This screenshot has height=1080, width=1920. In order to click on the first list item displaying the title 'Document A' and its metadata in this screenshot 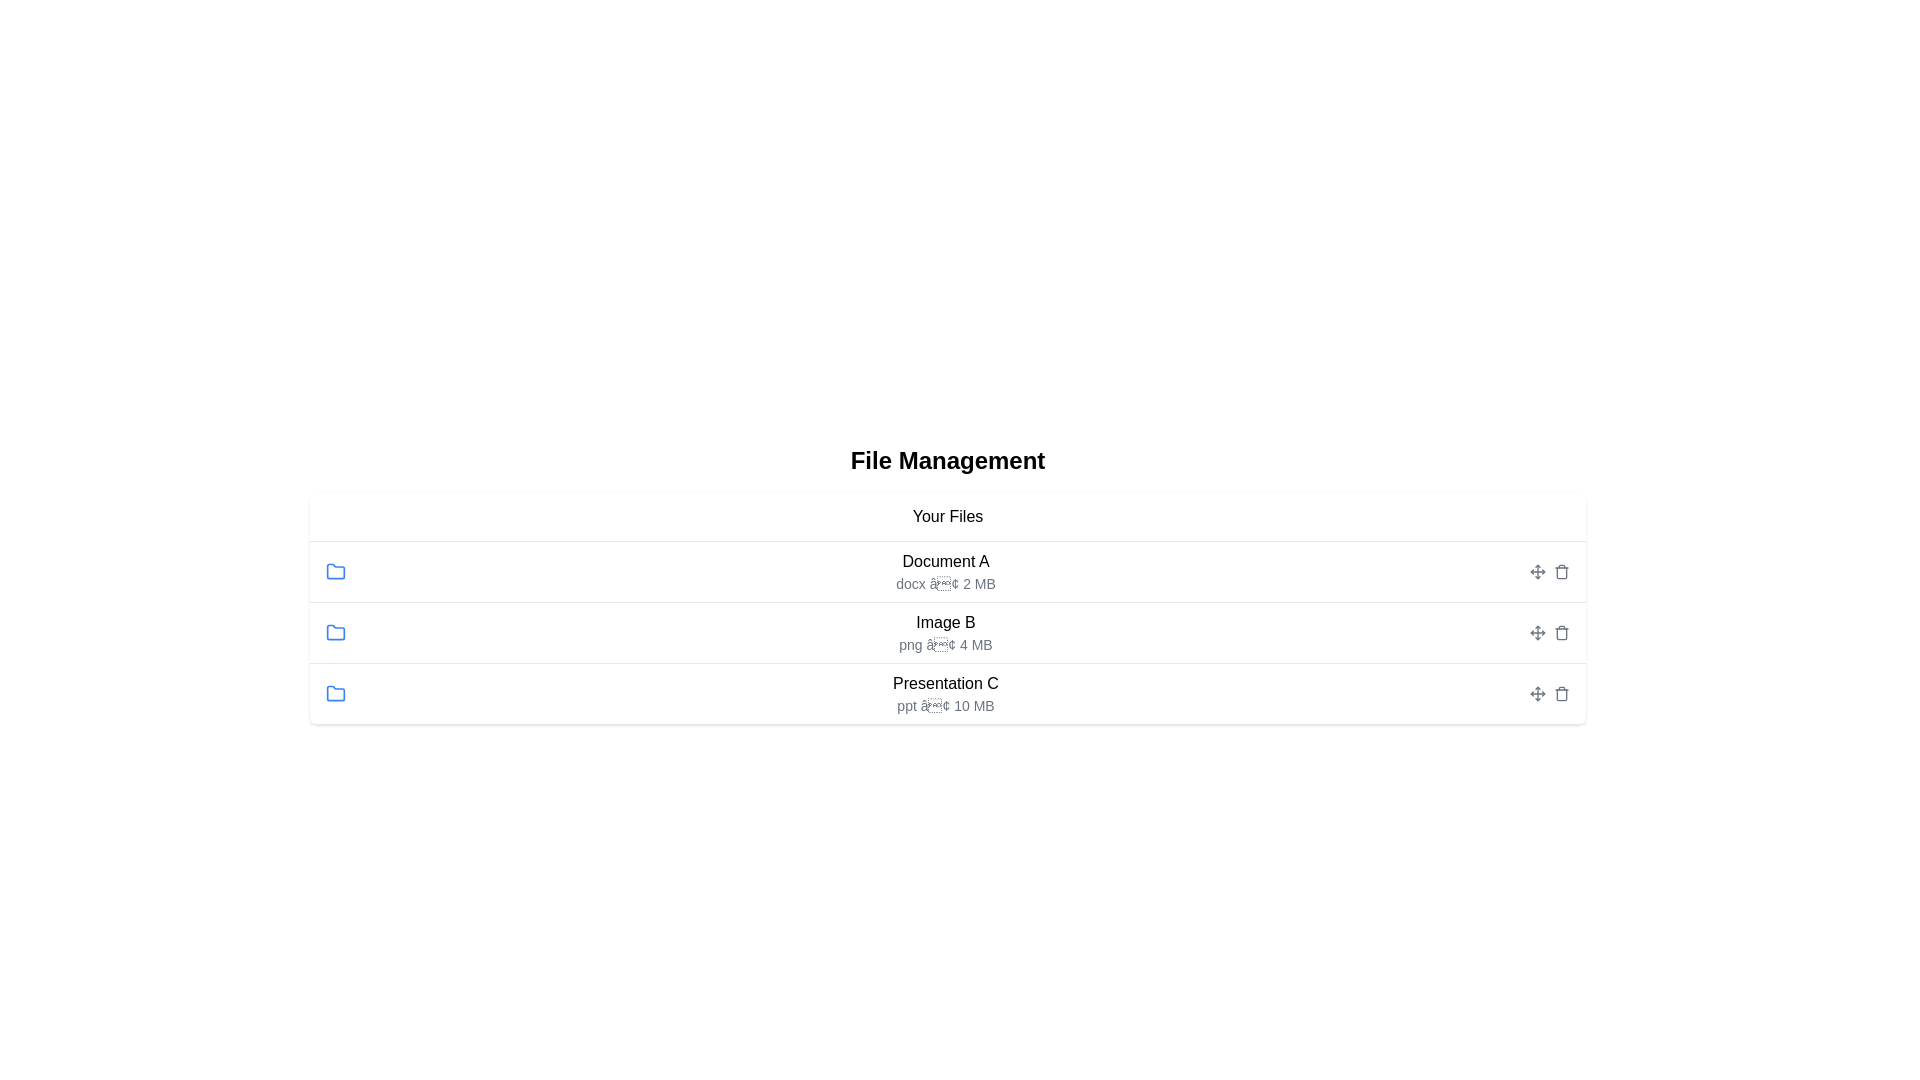, I will do `click(944, 571)`.